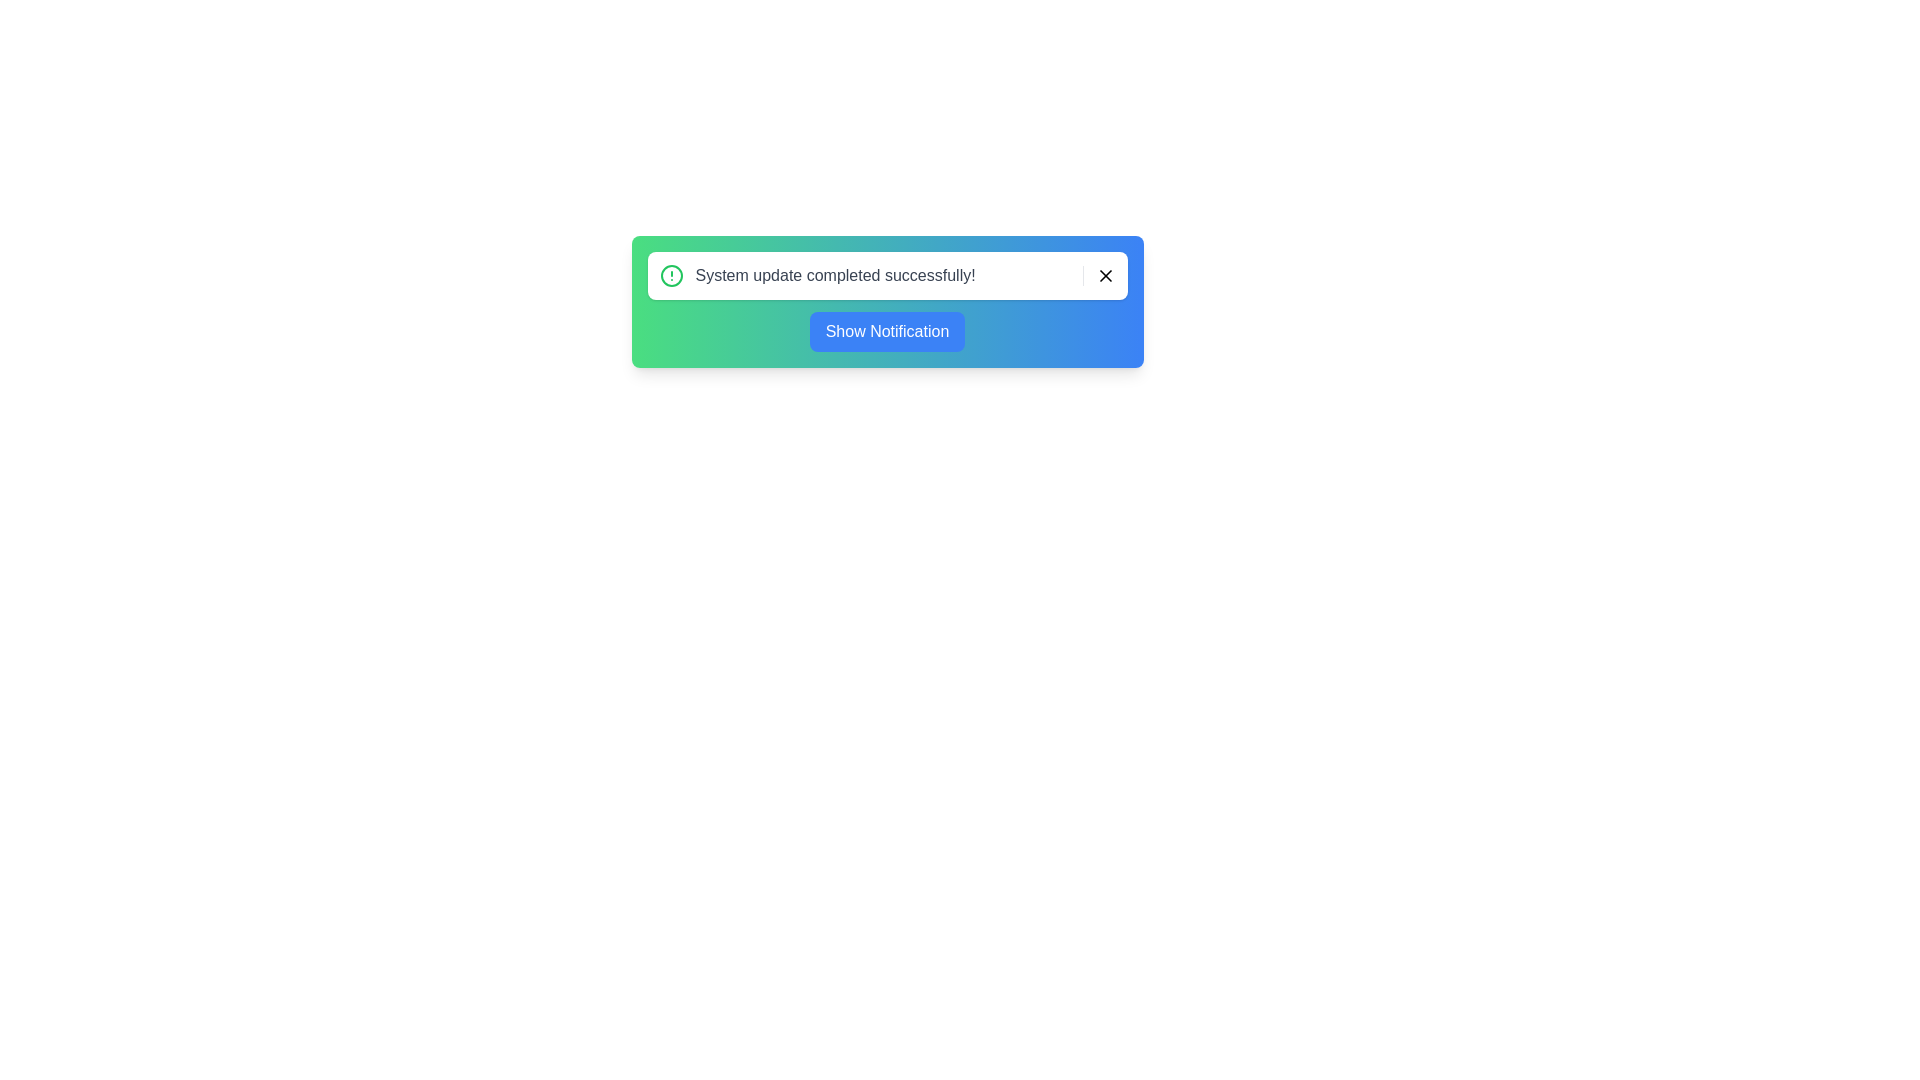 This screenshot has width=1920, height=1080. What do you see at coordinates (835, 276) in the screenshot?
I see `text string 'System update completed successfully!' which is displayed in the notification bar, centrally located between a green circle icon and a close button` at bounding box center [835, 276].